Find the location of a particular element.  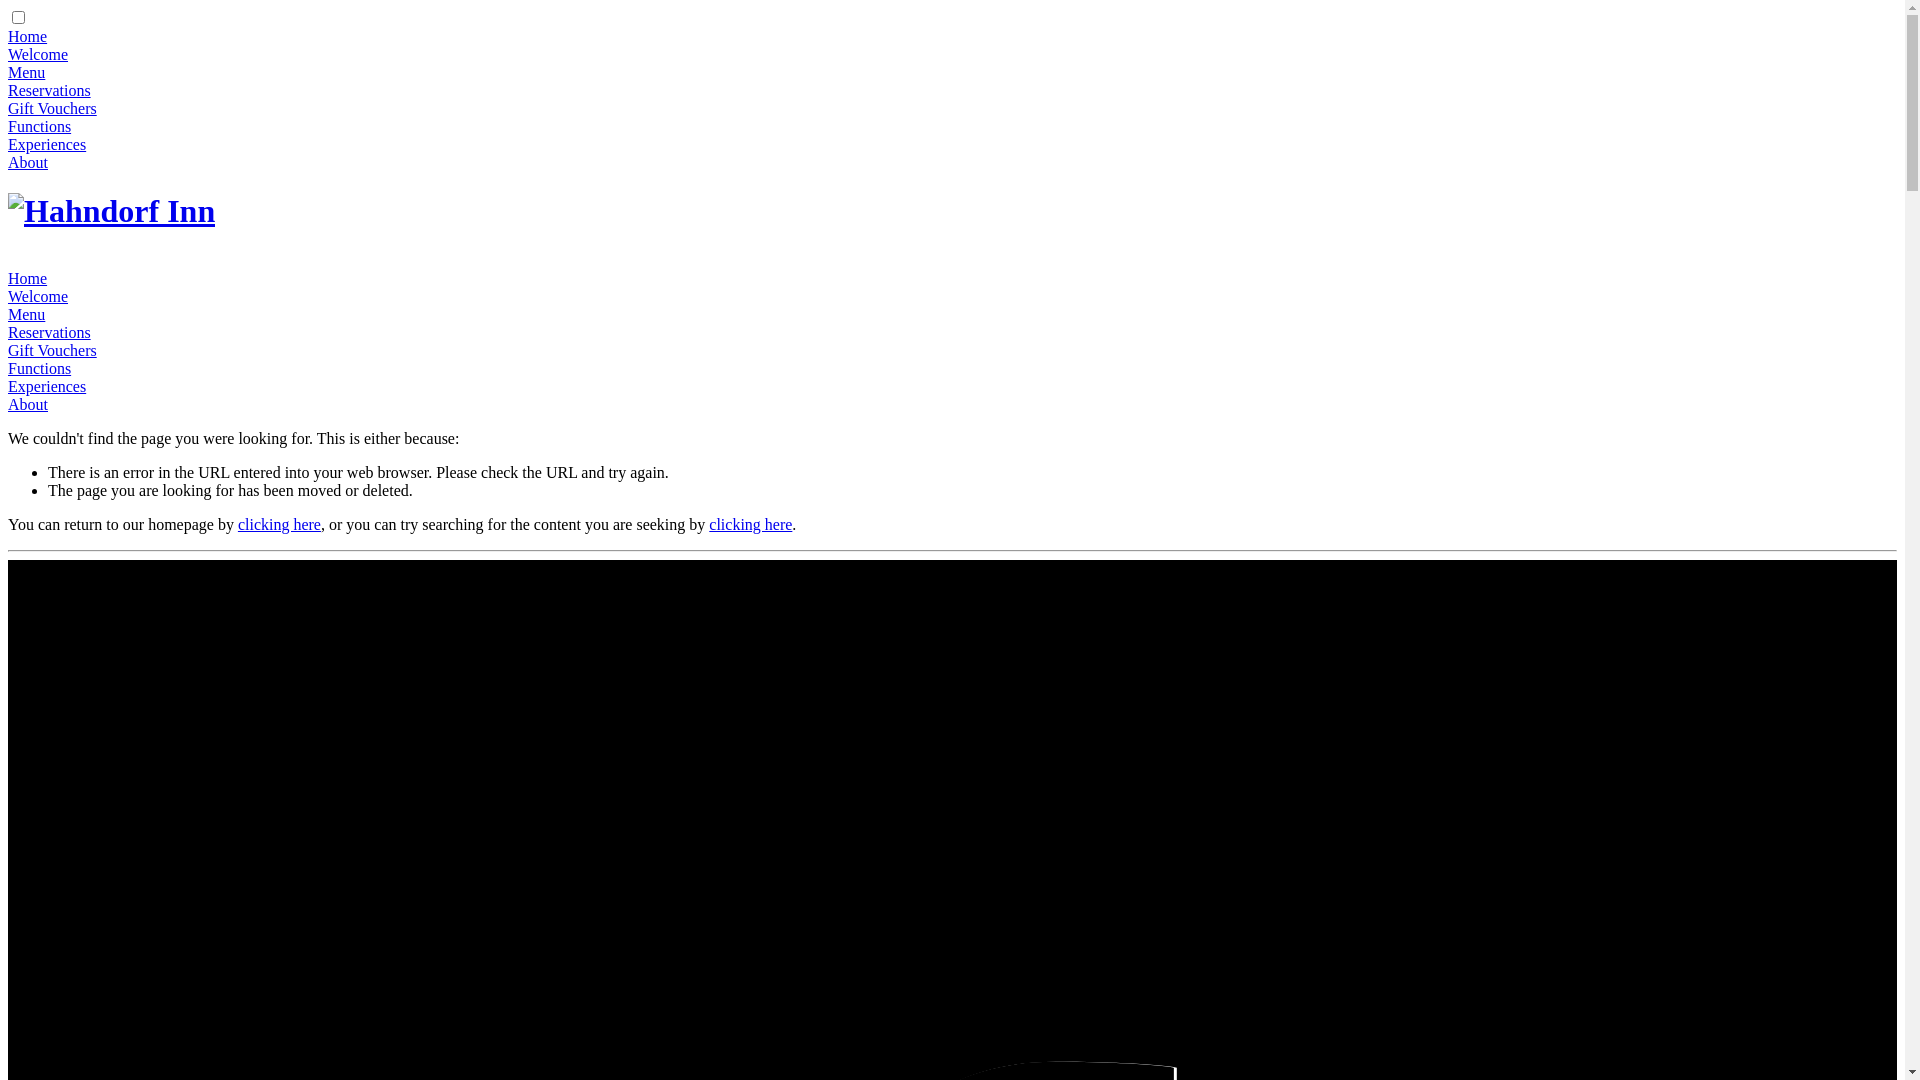

'clicking here' is located at coordinates (278, 523).